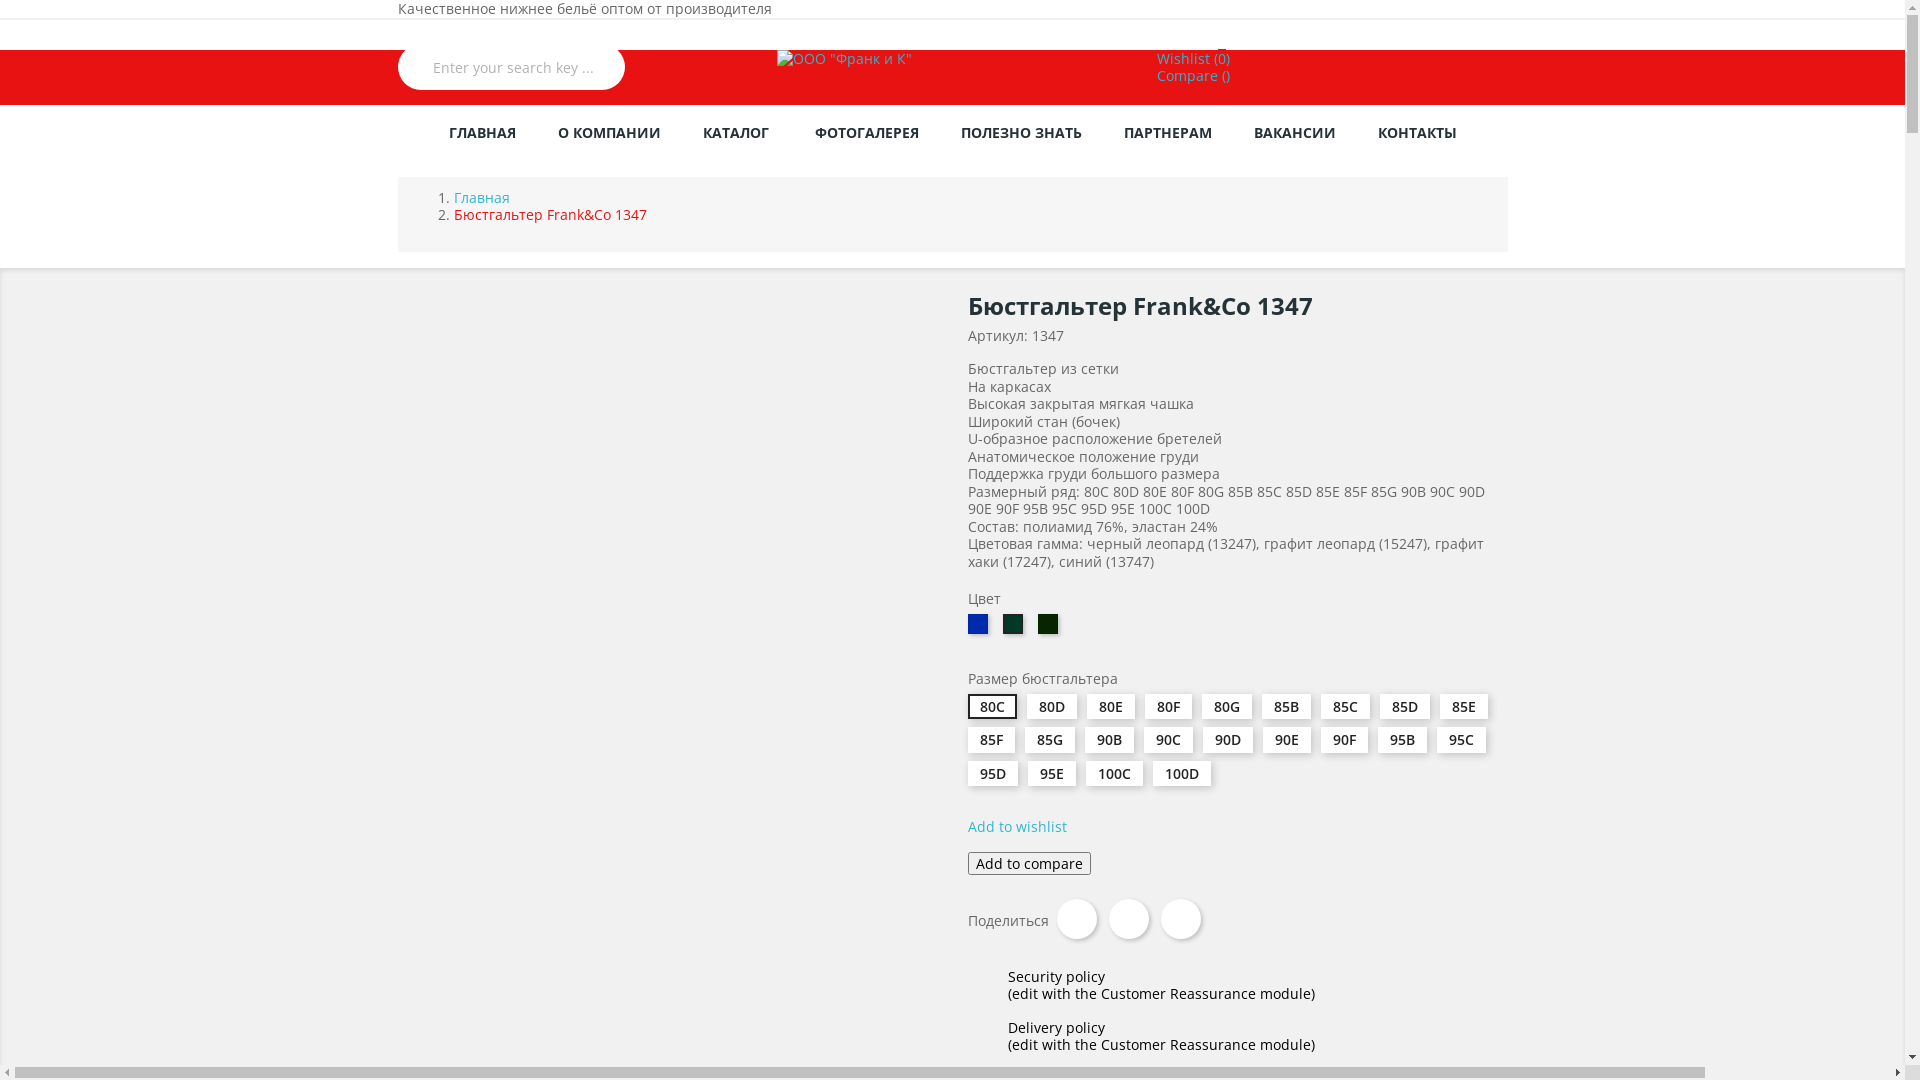  What do you see at coordinates (1193, 74) in the screenshot?
I see `'Compare ()'` at bounding box center [1193, 74].